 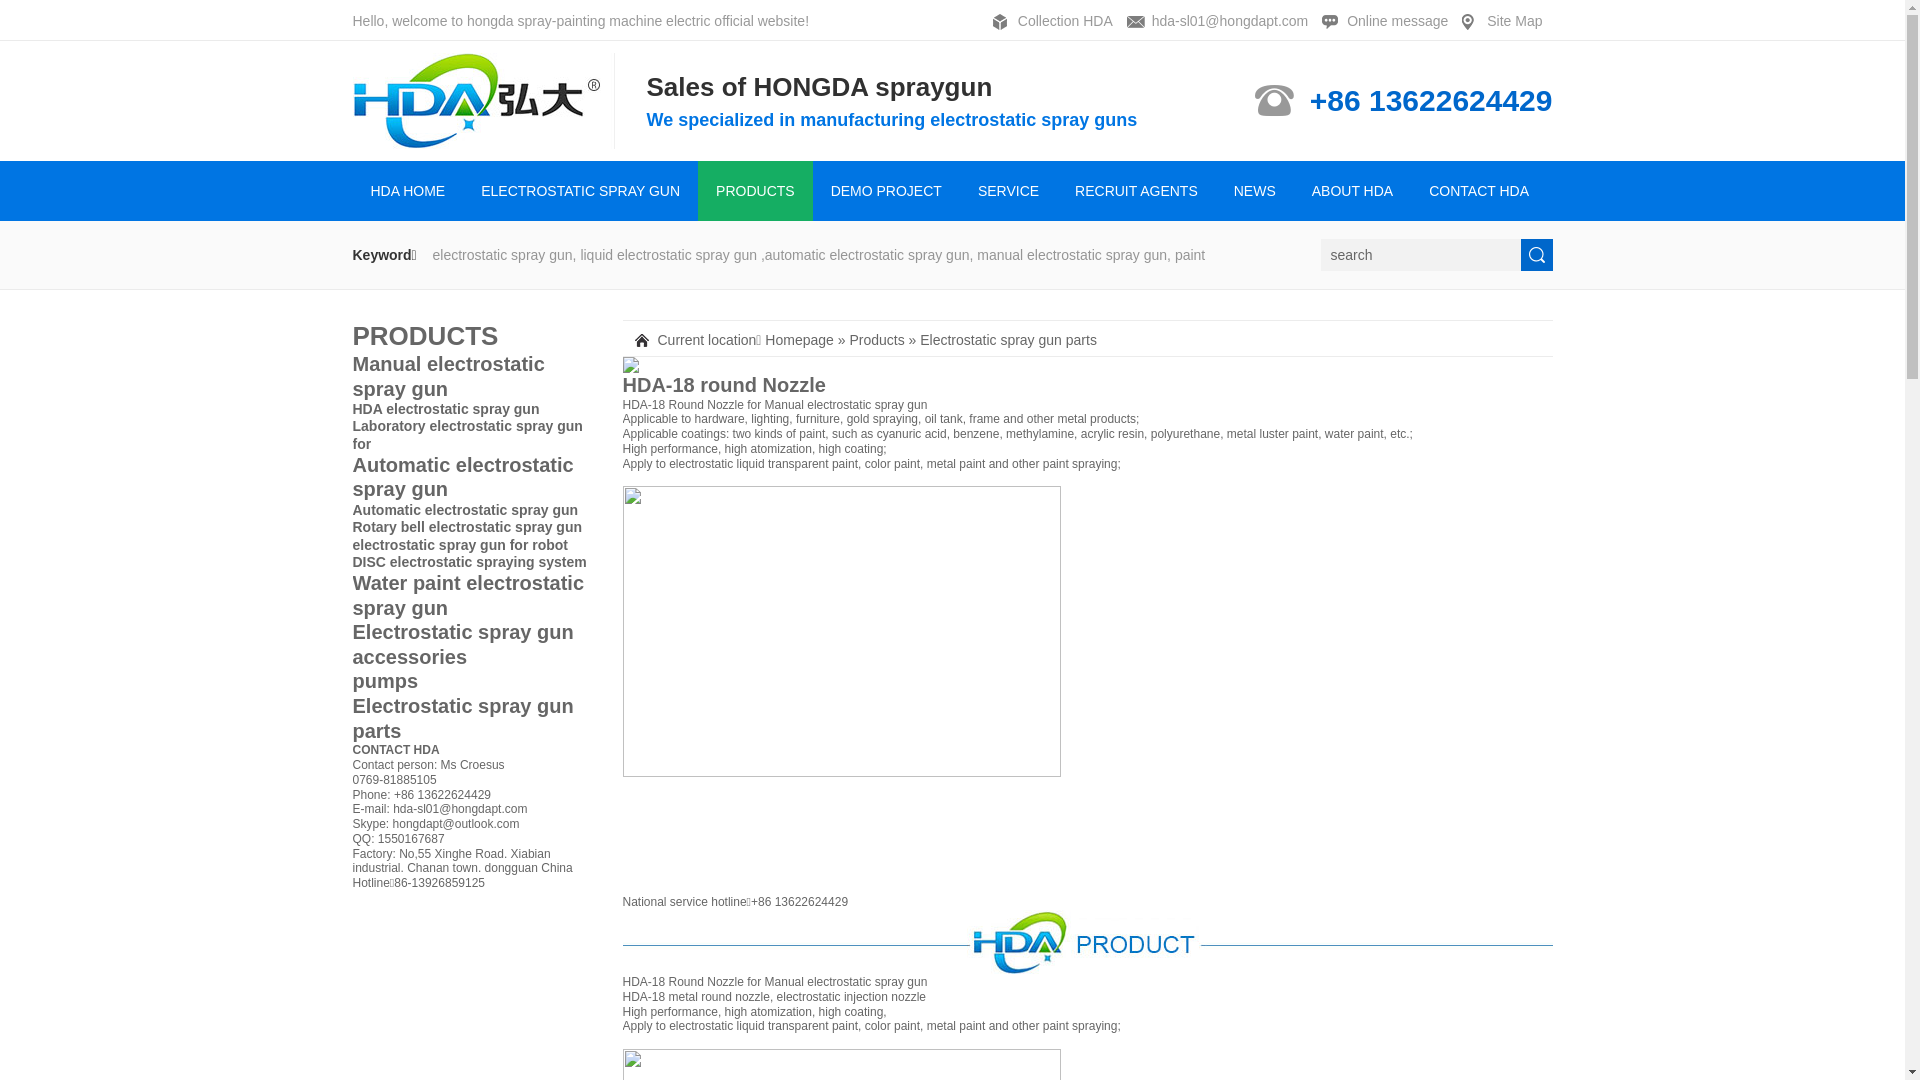 What do you see at coordinates (406, 191) in the screenshot?
I see `'HDA HOME'` at bounding box center [406, 191].